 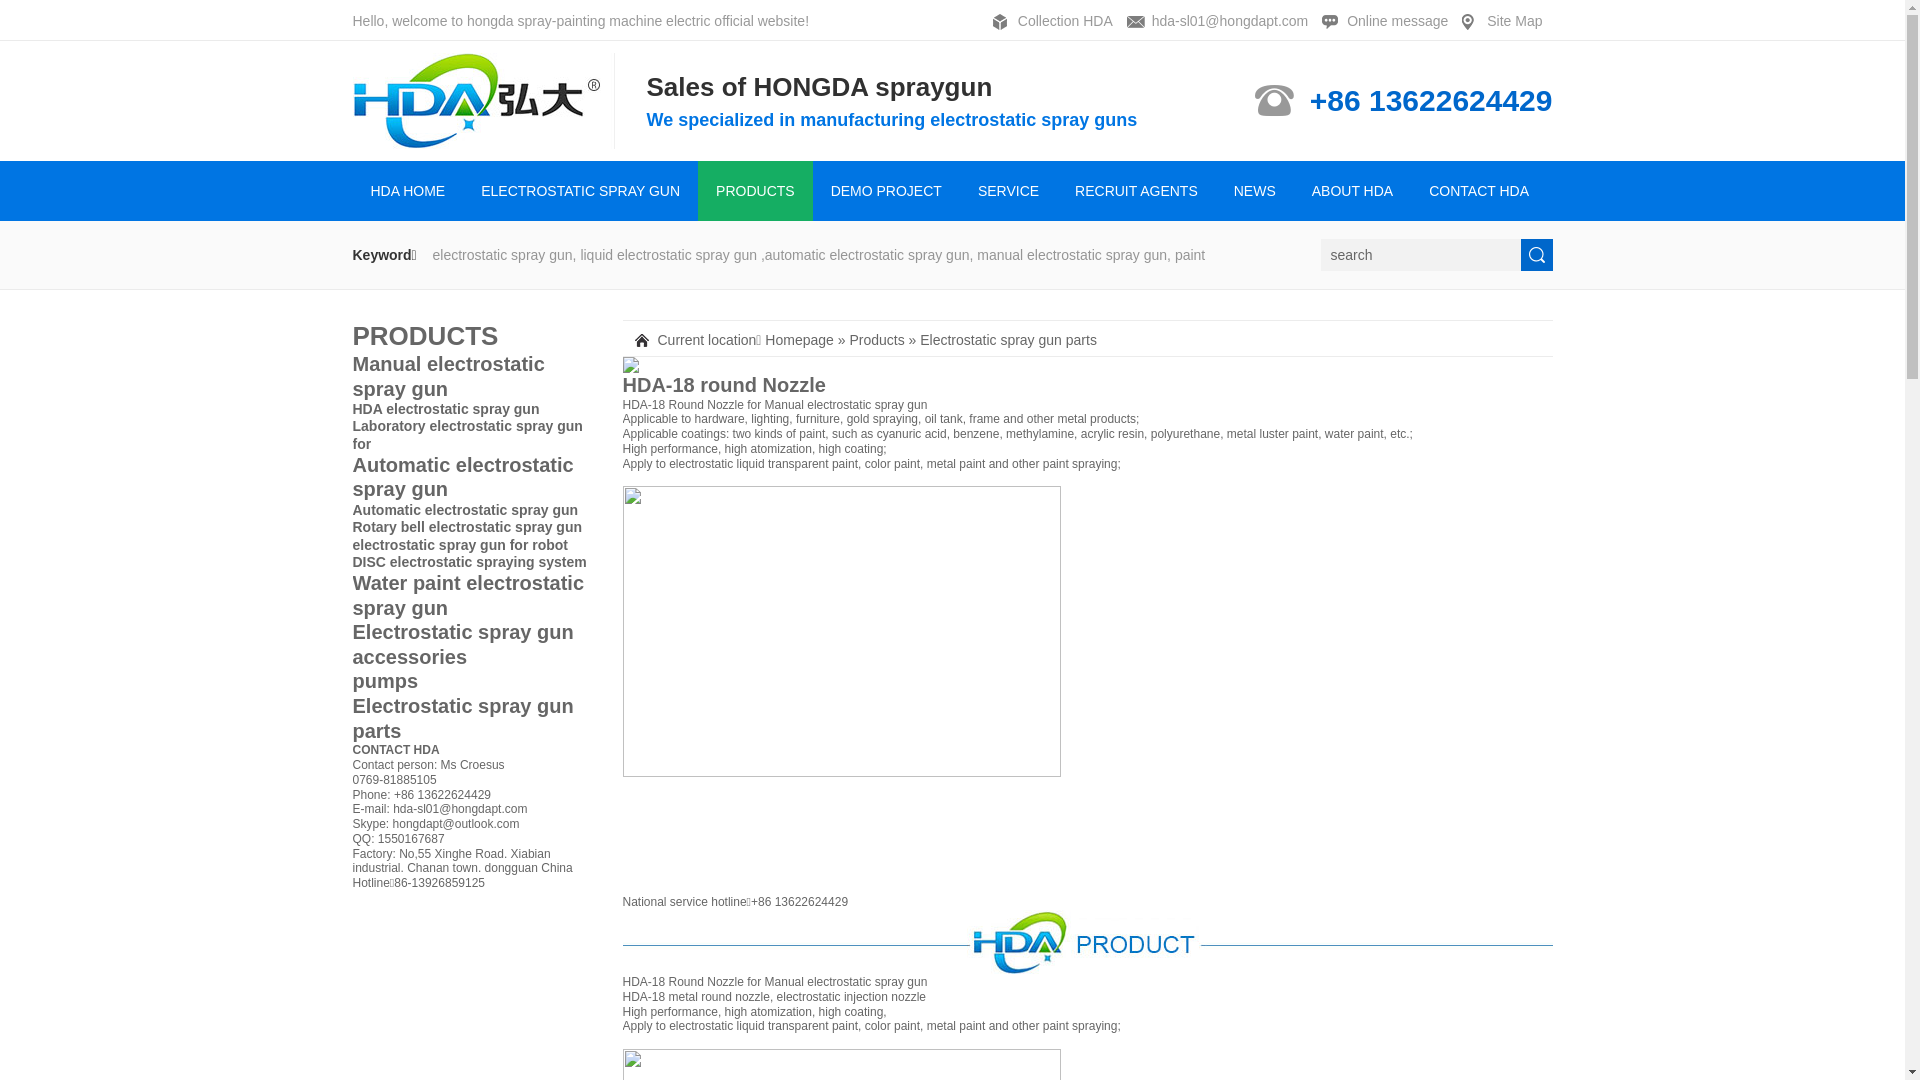 What do you see at coordinates (406, 191) in the screenshot?
I see `'HDA HOME'` at bounding box center [406, 191].